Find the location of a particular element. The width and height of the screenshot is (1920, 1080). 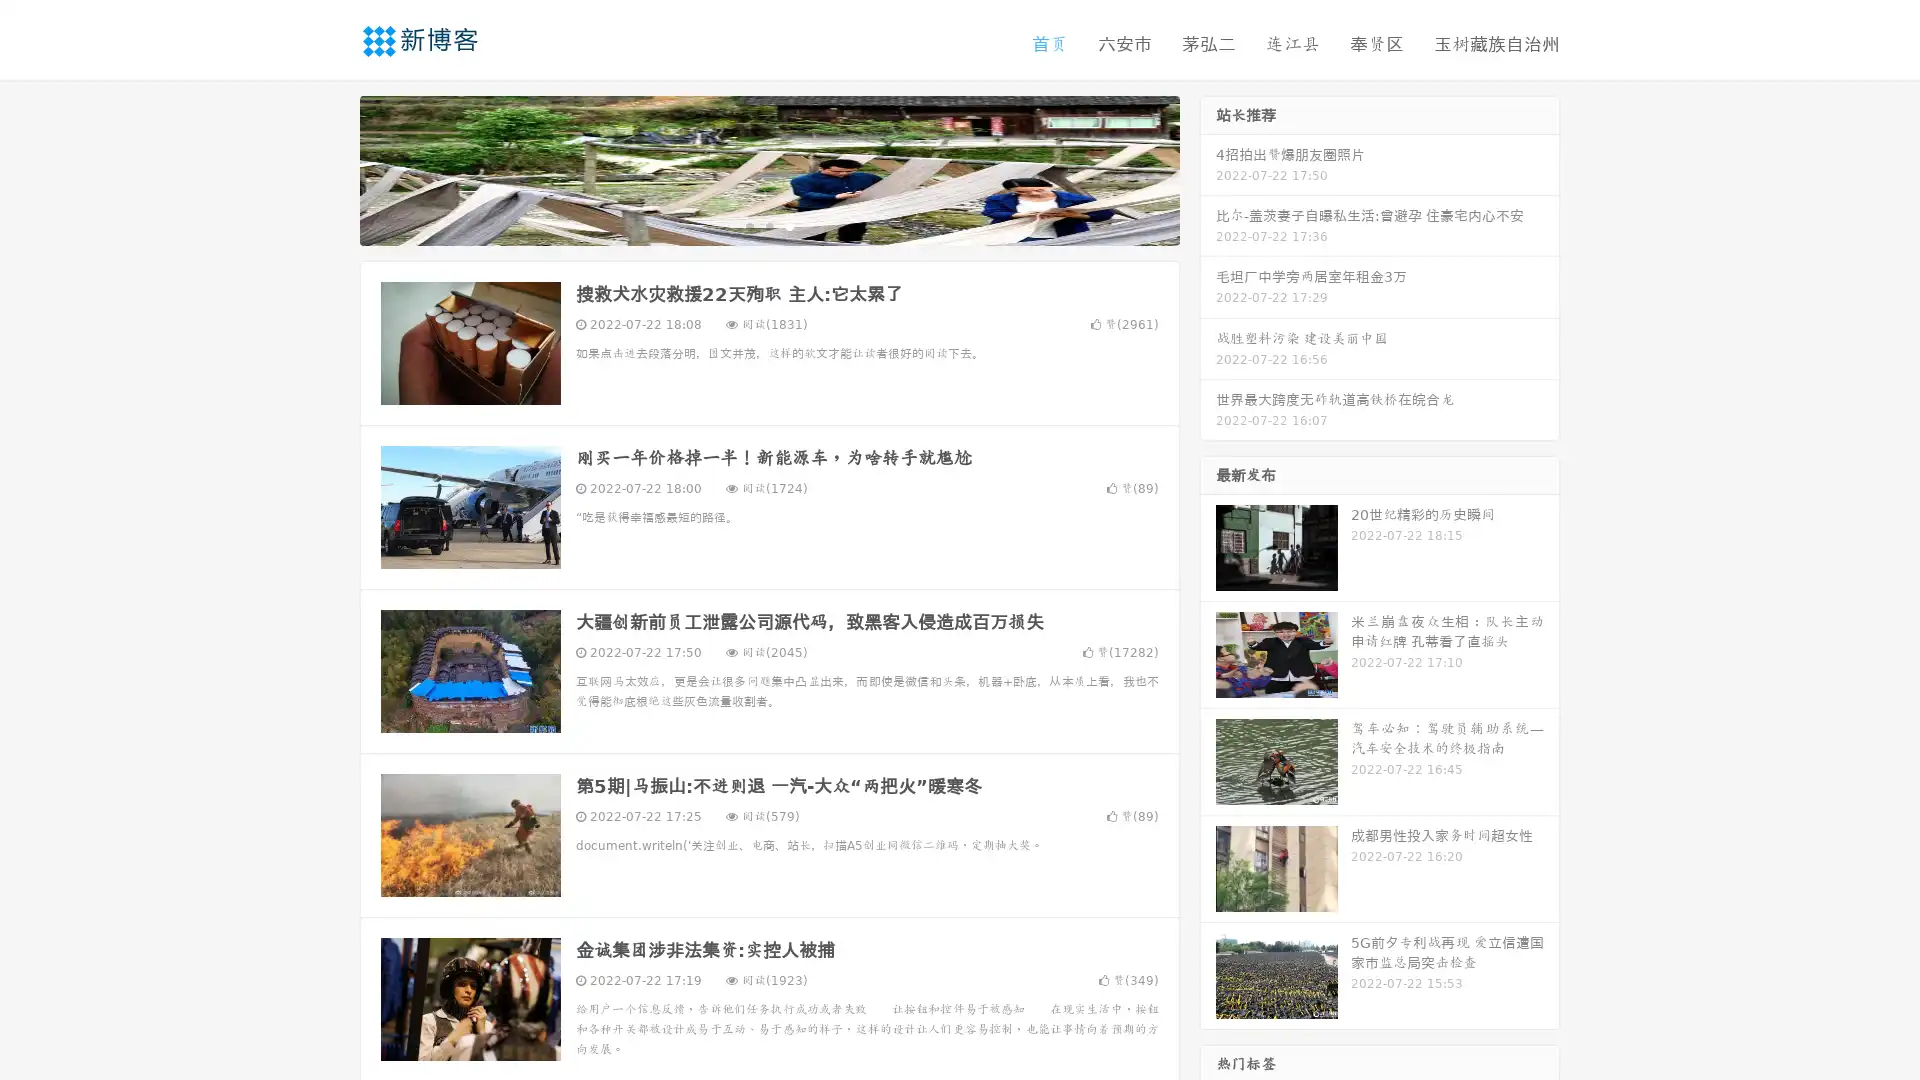

Go to slide 3 is located at coordinates (789, 225).